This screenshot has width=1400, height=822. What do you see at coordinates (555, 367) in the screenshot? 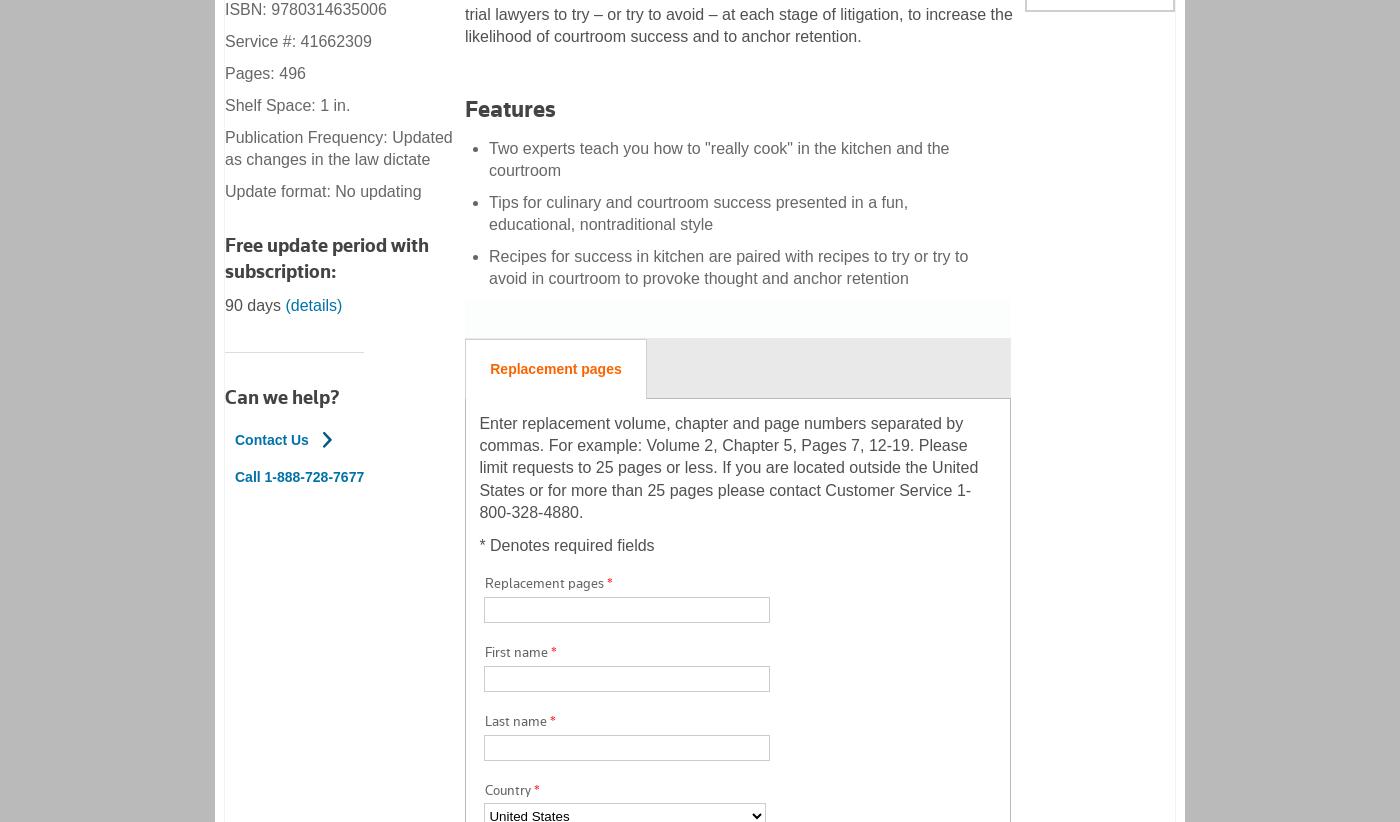
I see `'Replacement pages'` at bounding box center [555, 367].